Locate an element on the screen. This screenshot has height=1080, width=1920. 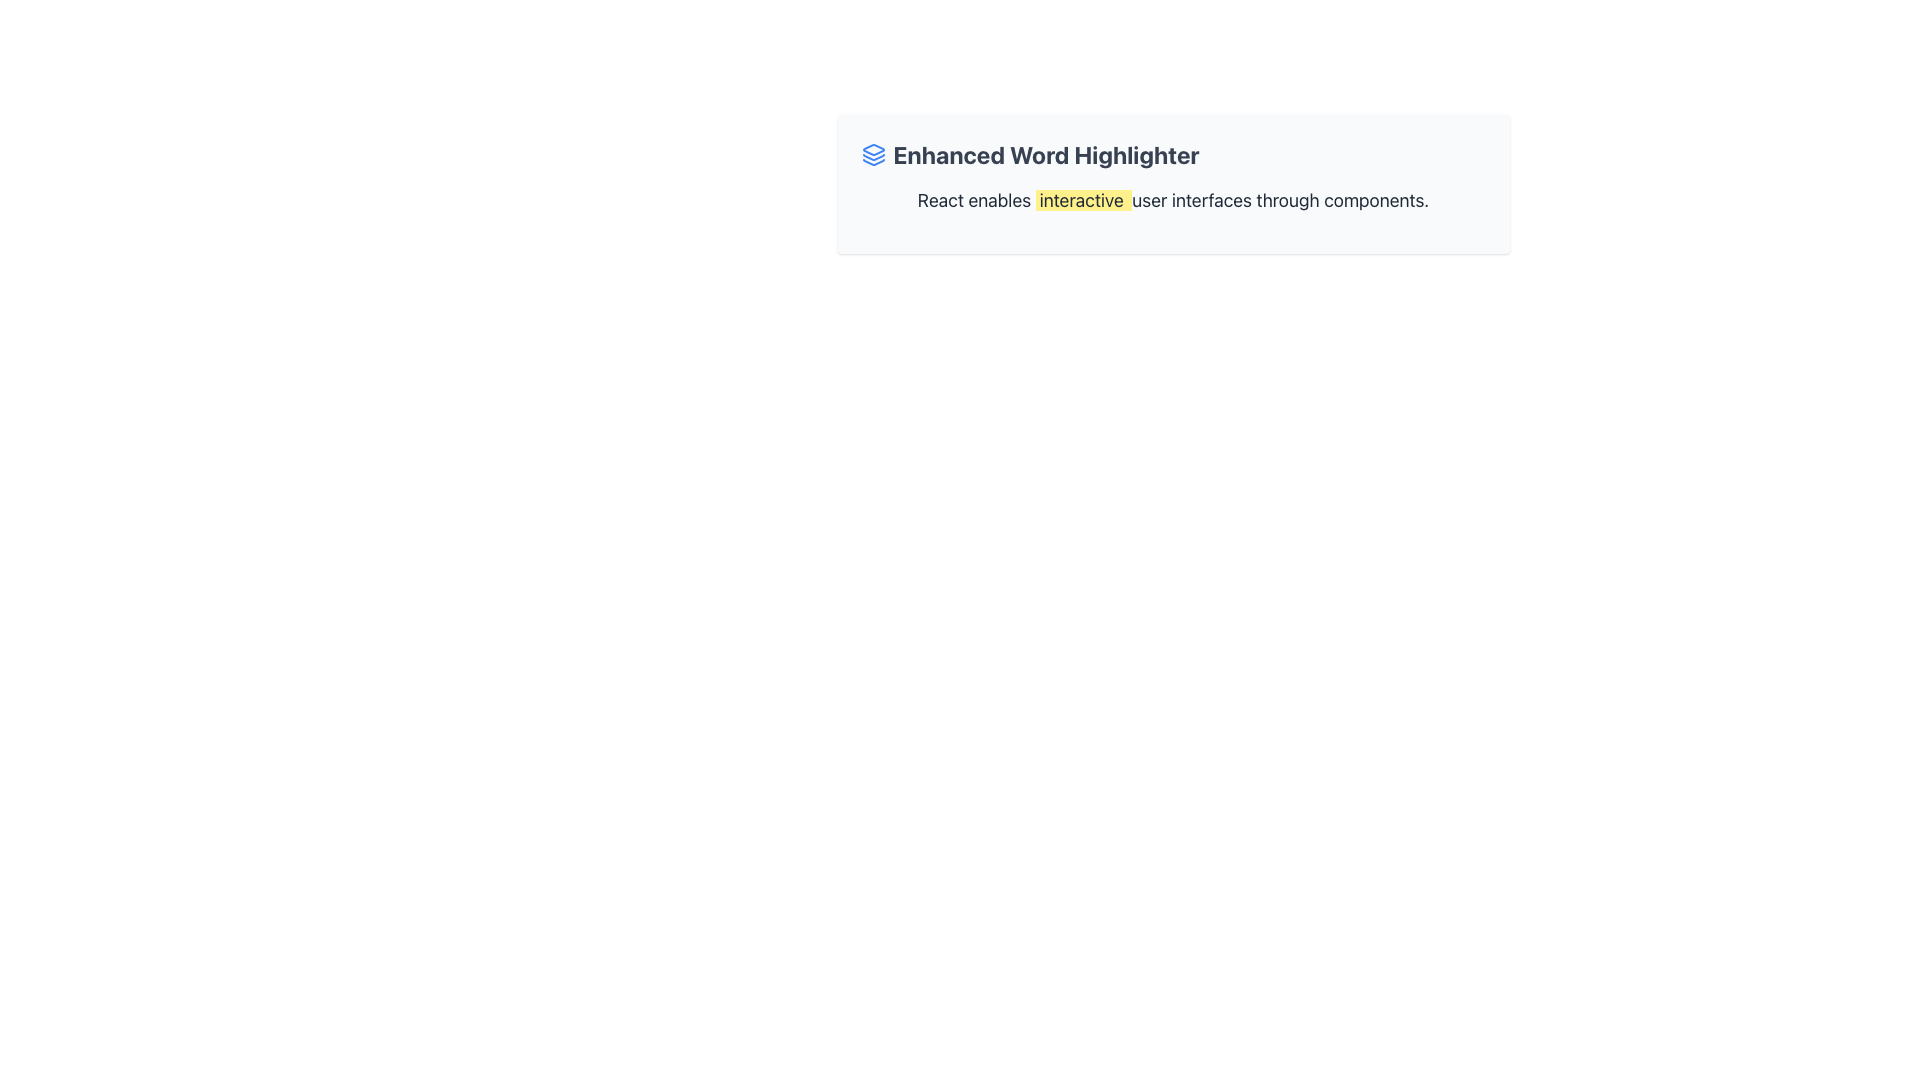
the text element that is located between the words 'interfaces' and 'components' in the sentence 'React enables interactive user interfaces through components.' is located at coordinates (1290, 200).